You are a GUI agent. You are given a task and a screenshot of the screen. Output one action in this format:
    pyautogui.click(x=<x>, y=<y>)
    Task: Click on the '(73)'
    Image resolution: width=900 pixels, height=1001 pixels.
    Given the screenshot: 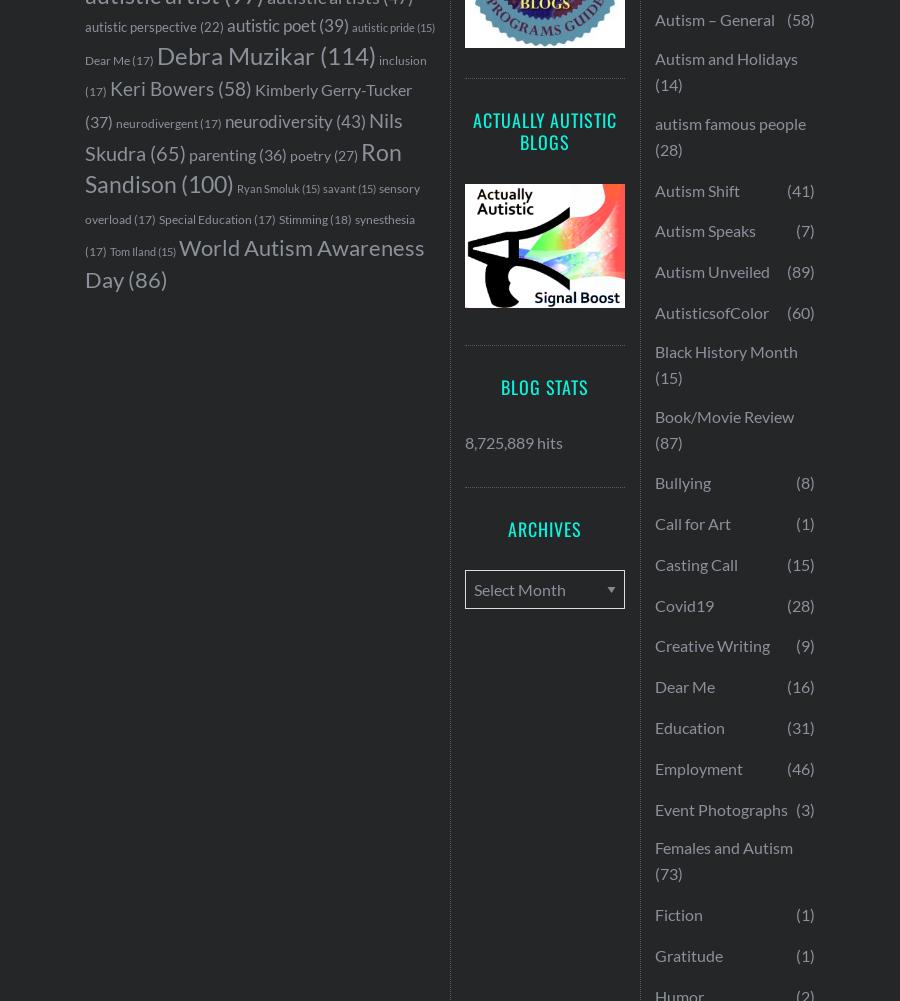 What is the action you would take?
    pyautogui.click(x=668, y=873)
    